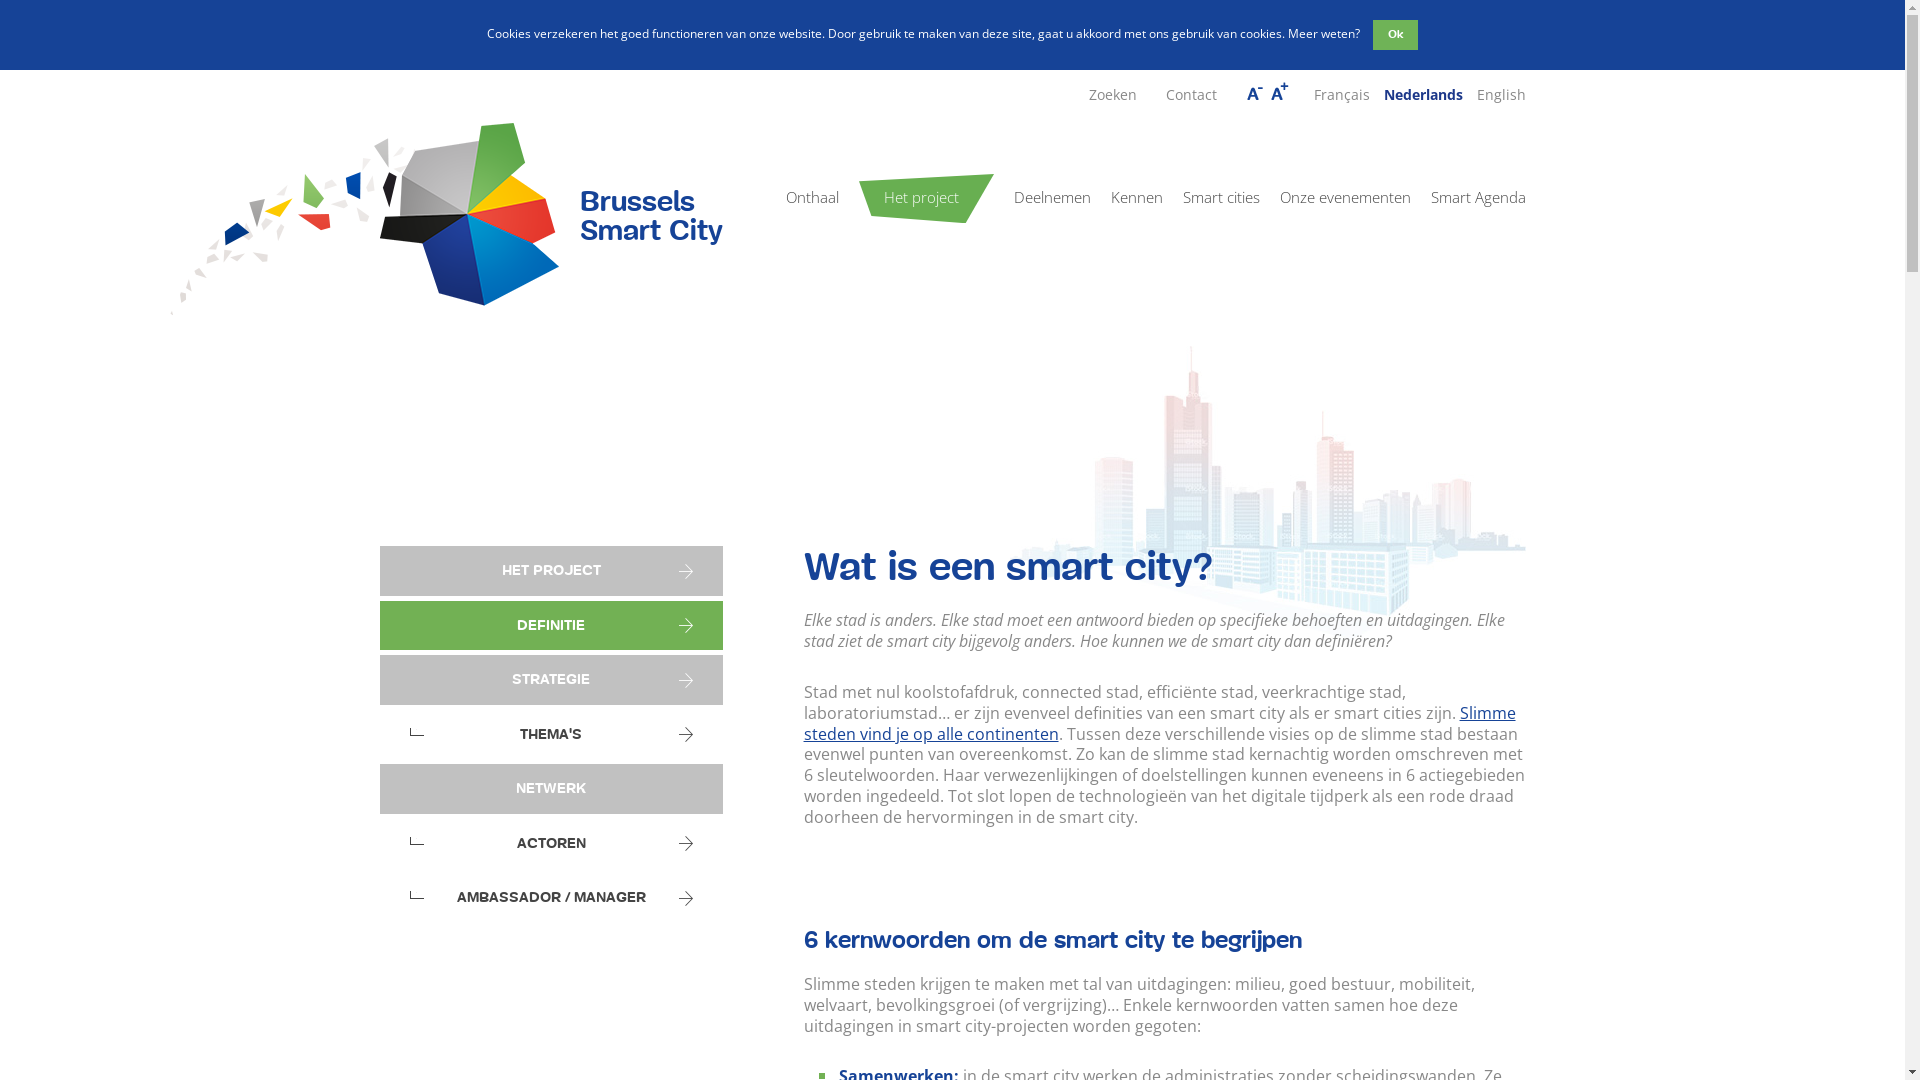 This screenshot has width=1920, height=1080. I want to click on 'Contact', so click(1191, 94).